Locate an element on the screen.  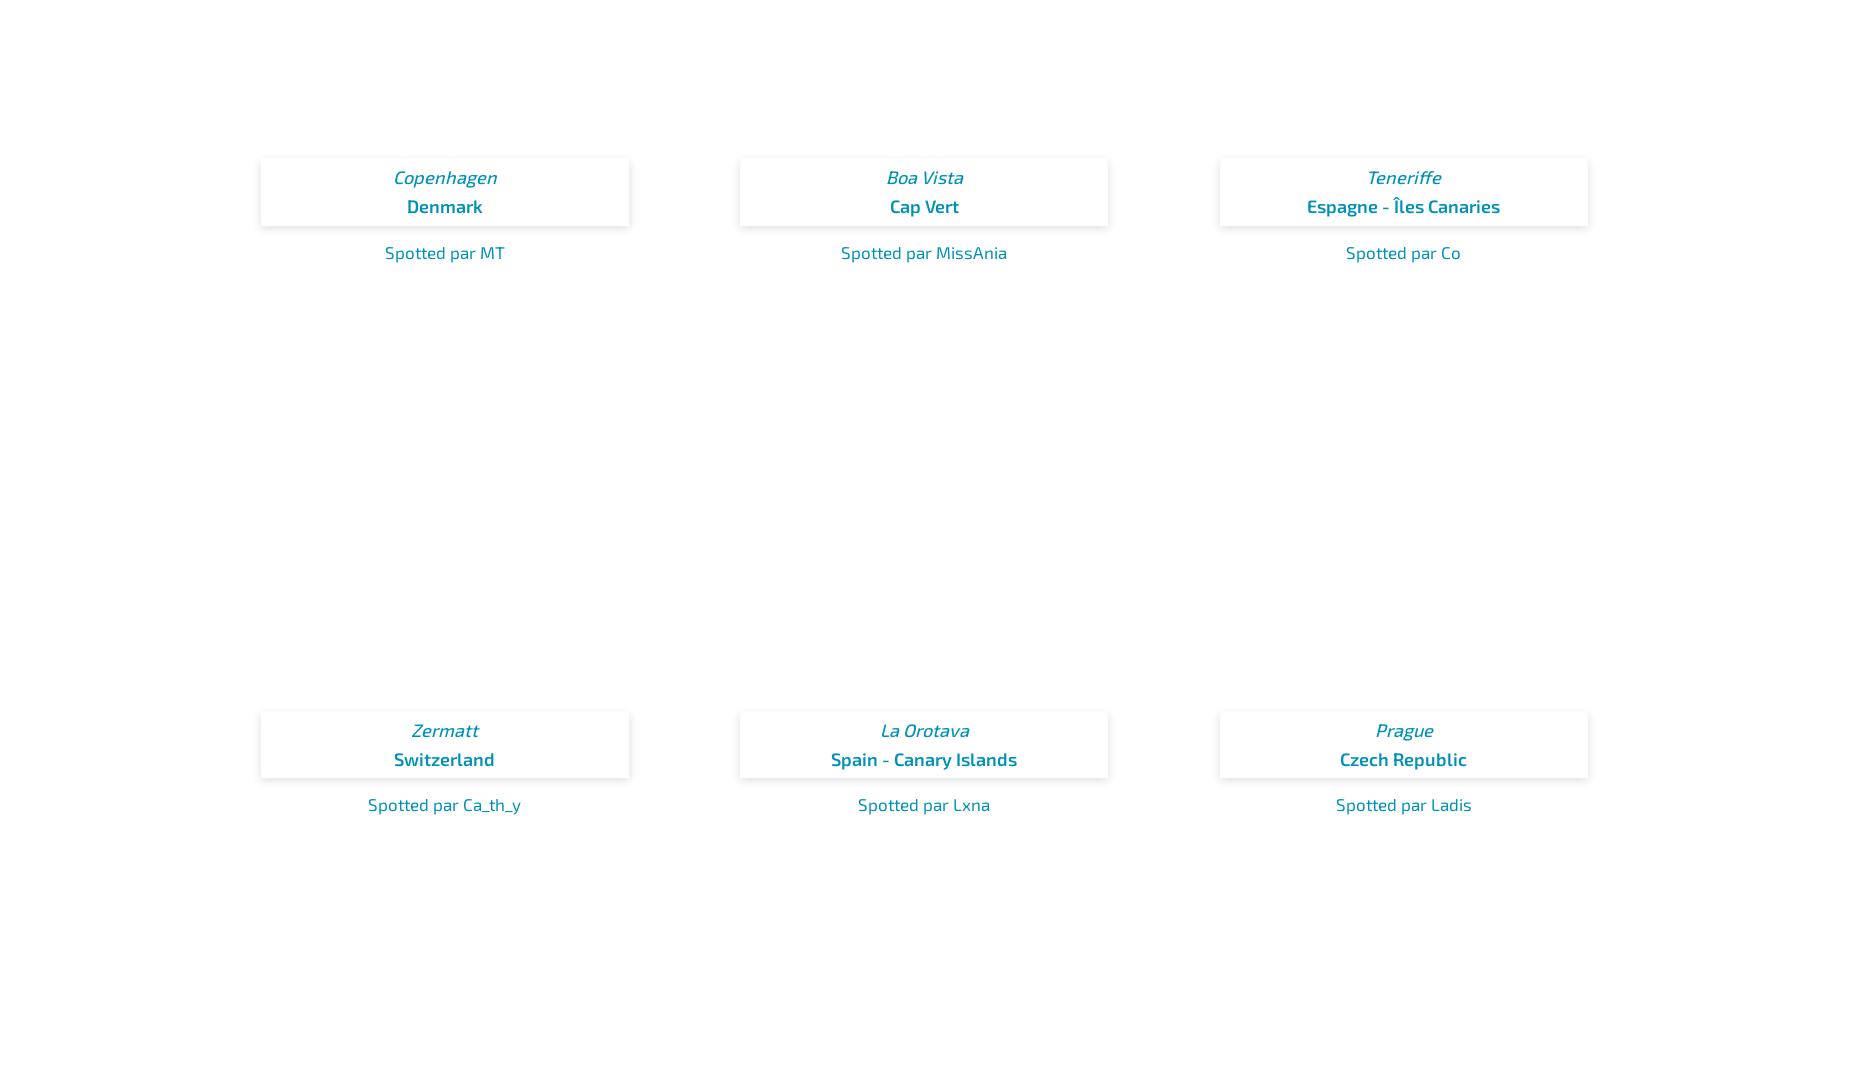
'Spotted par Lxna' is located at coordinates (858, 802).